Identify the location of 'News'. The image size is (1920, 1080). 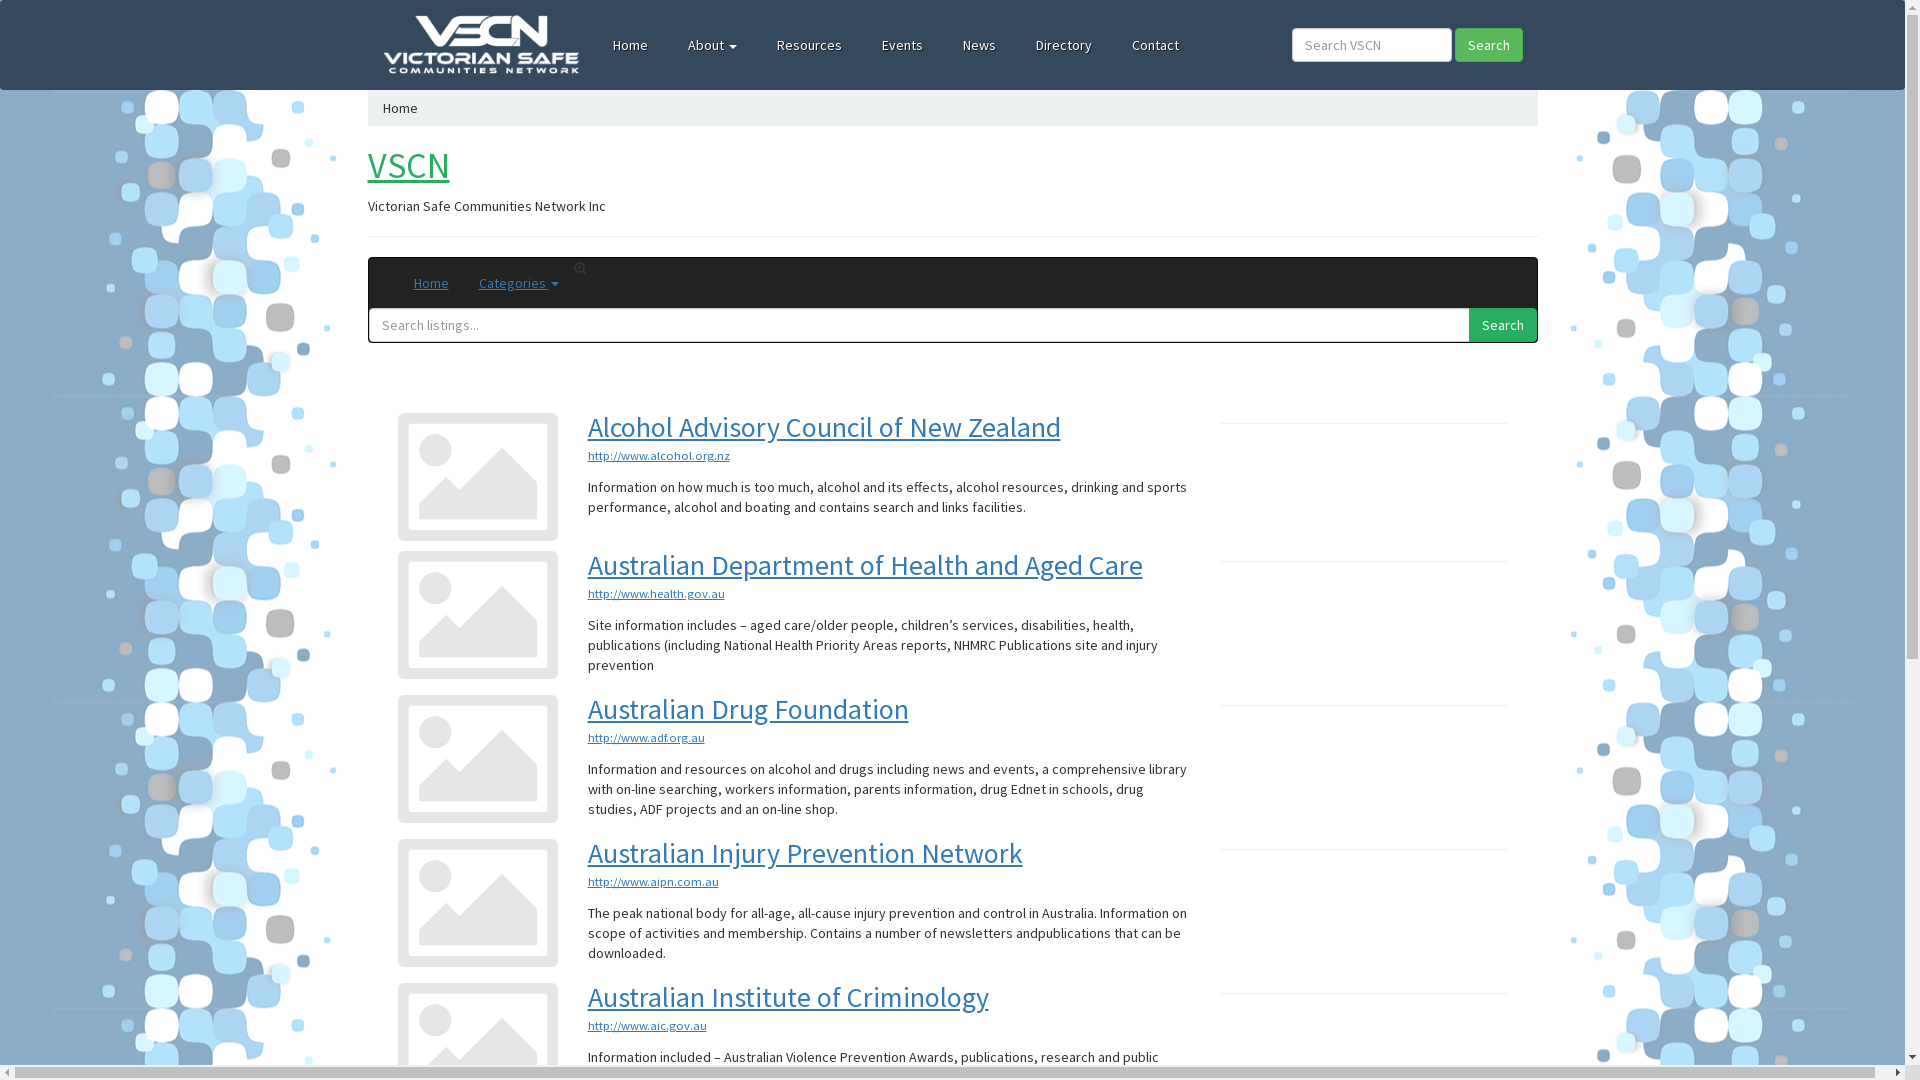
(979, 45).